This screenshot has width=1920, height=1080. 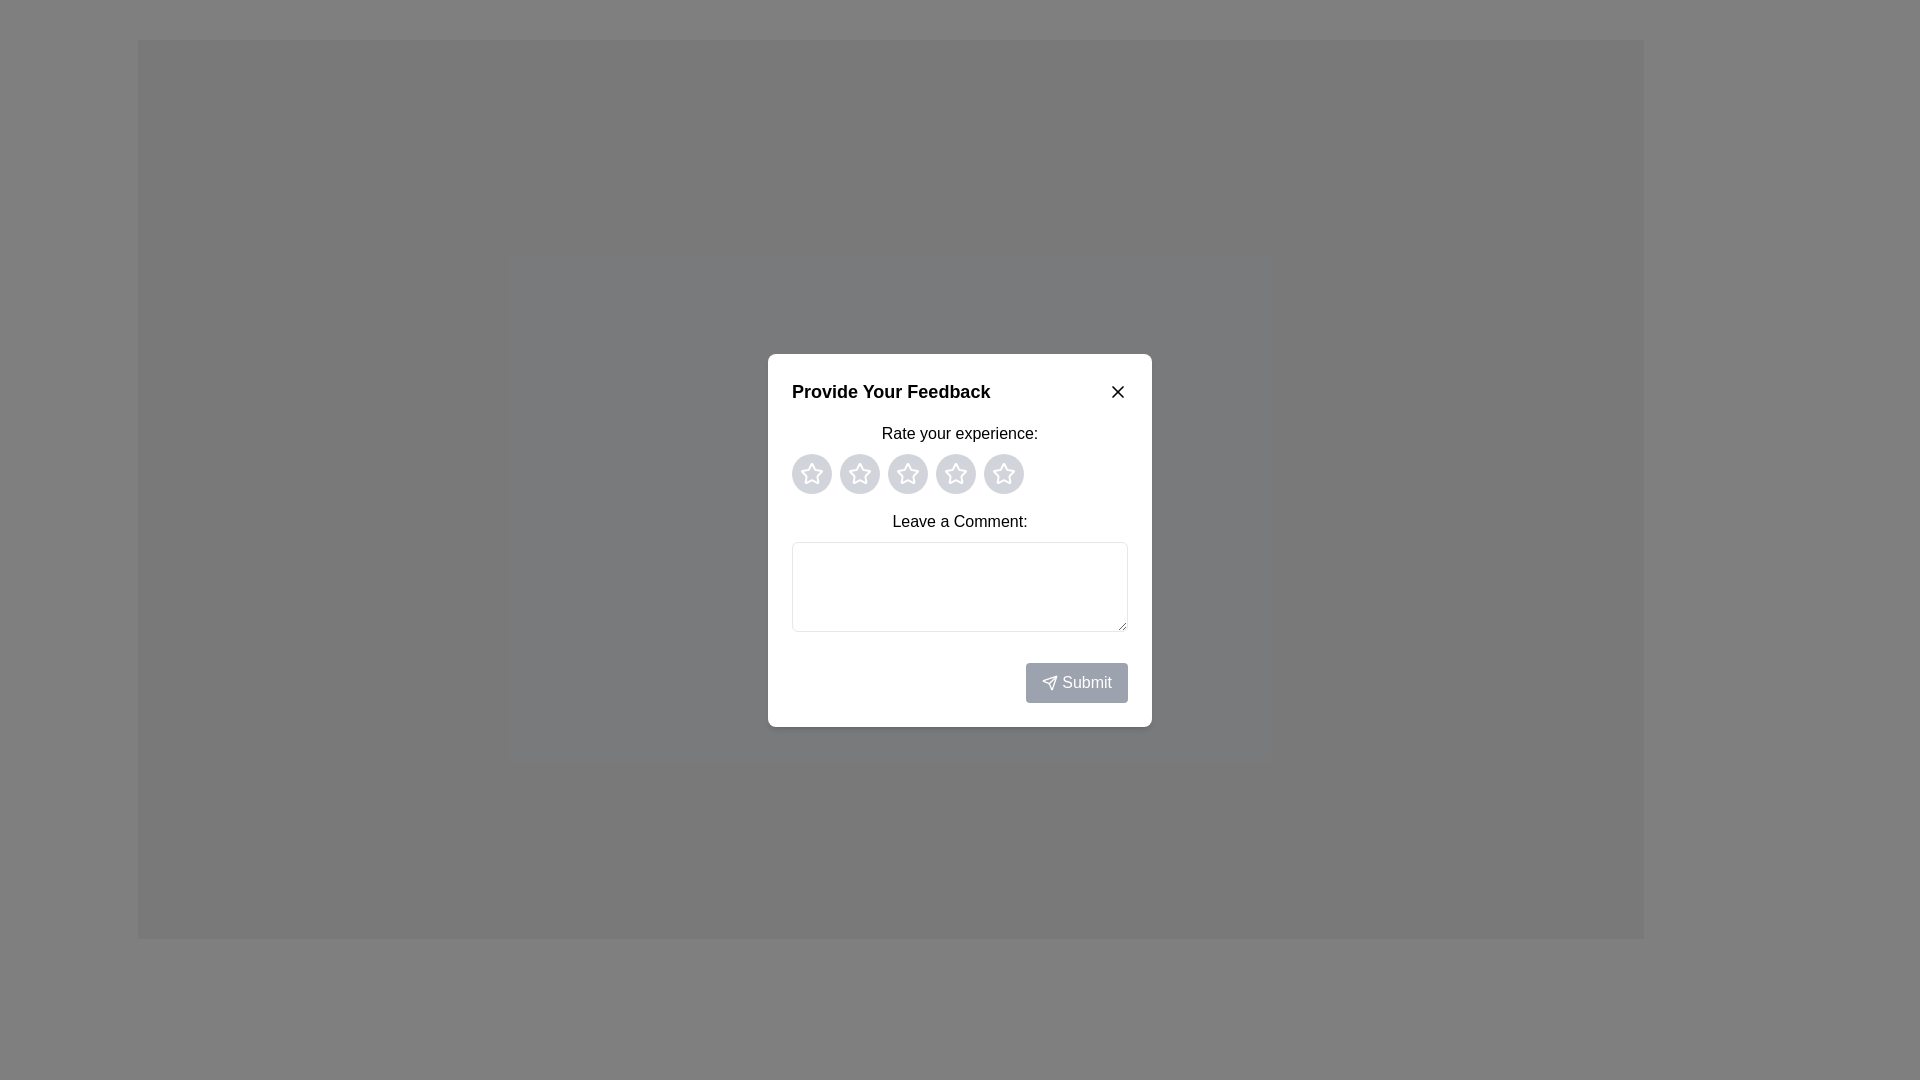 What do you see at coordinates (960, 456) in the screenshot?
I see `the star icon in the Rating component located centrally within the feedback modal beneath the title 'Provide Your Feedback'` at bounding box center [960, 456].